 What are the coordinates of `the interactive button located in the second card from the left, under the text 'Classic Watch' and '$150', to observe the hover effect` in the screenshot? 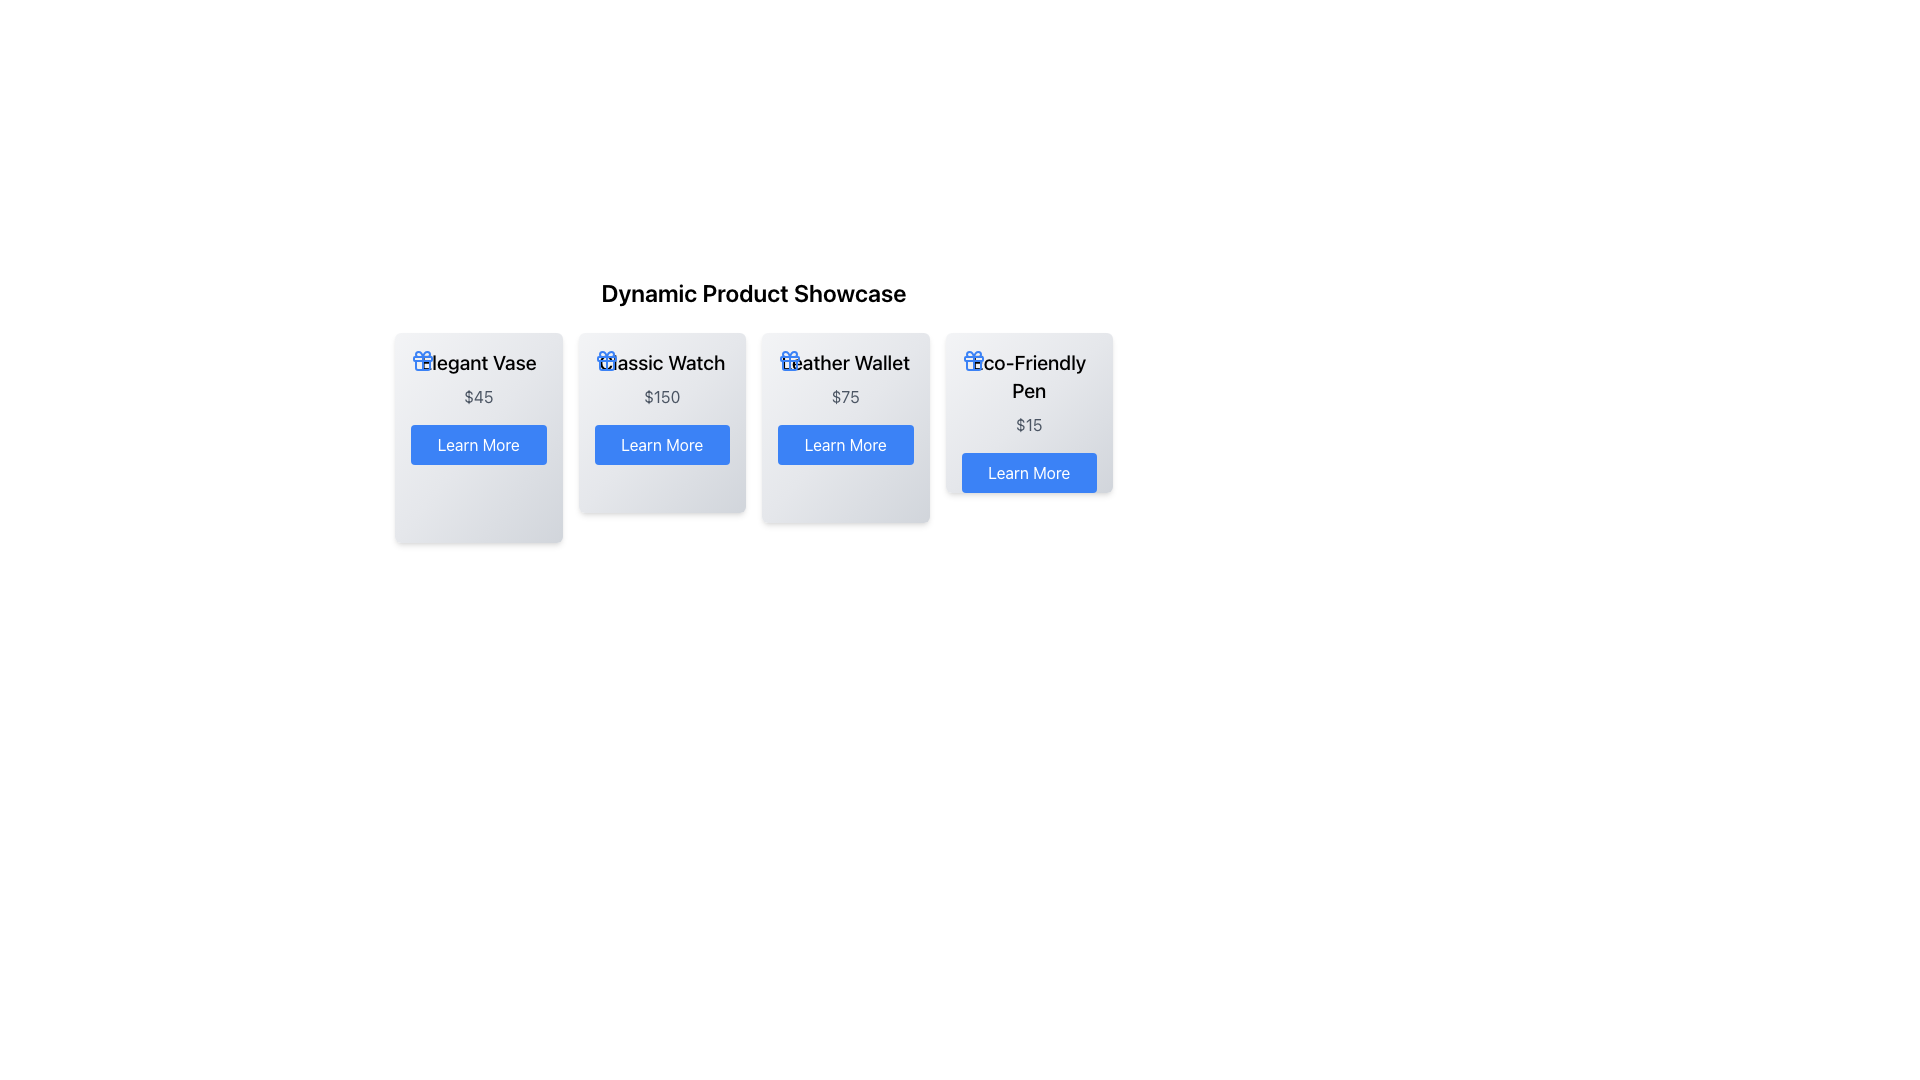 It's located at (662, 443).